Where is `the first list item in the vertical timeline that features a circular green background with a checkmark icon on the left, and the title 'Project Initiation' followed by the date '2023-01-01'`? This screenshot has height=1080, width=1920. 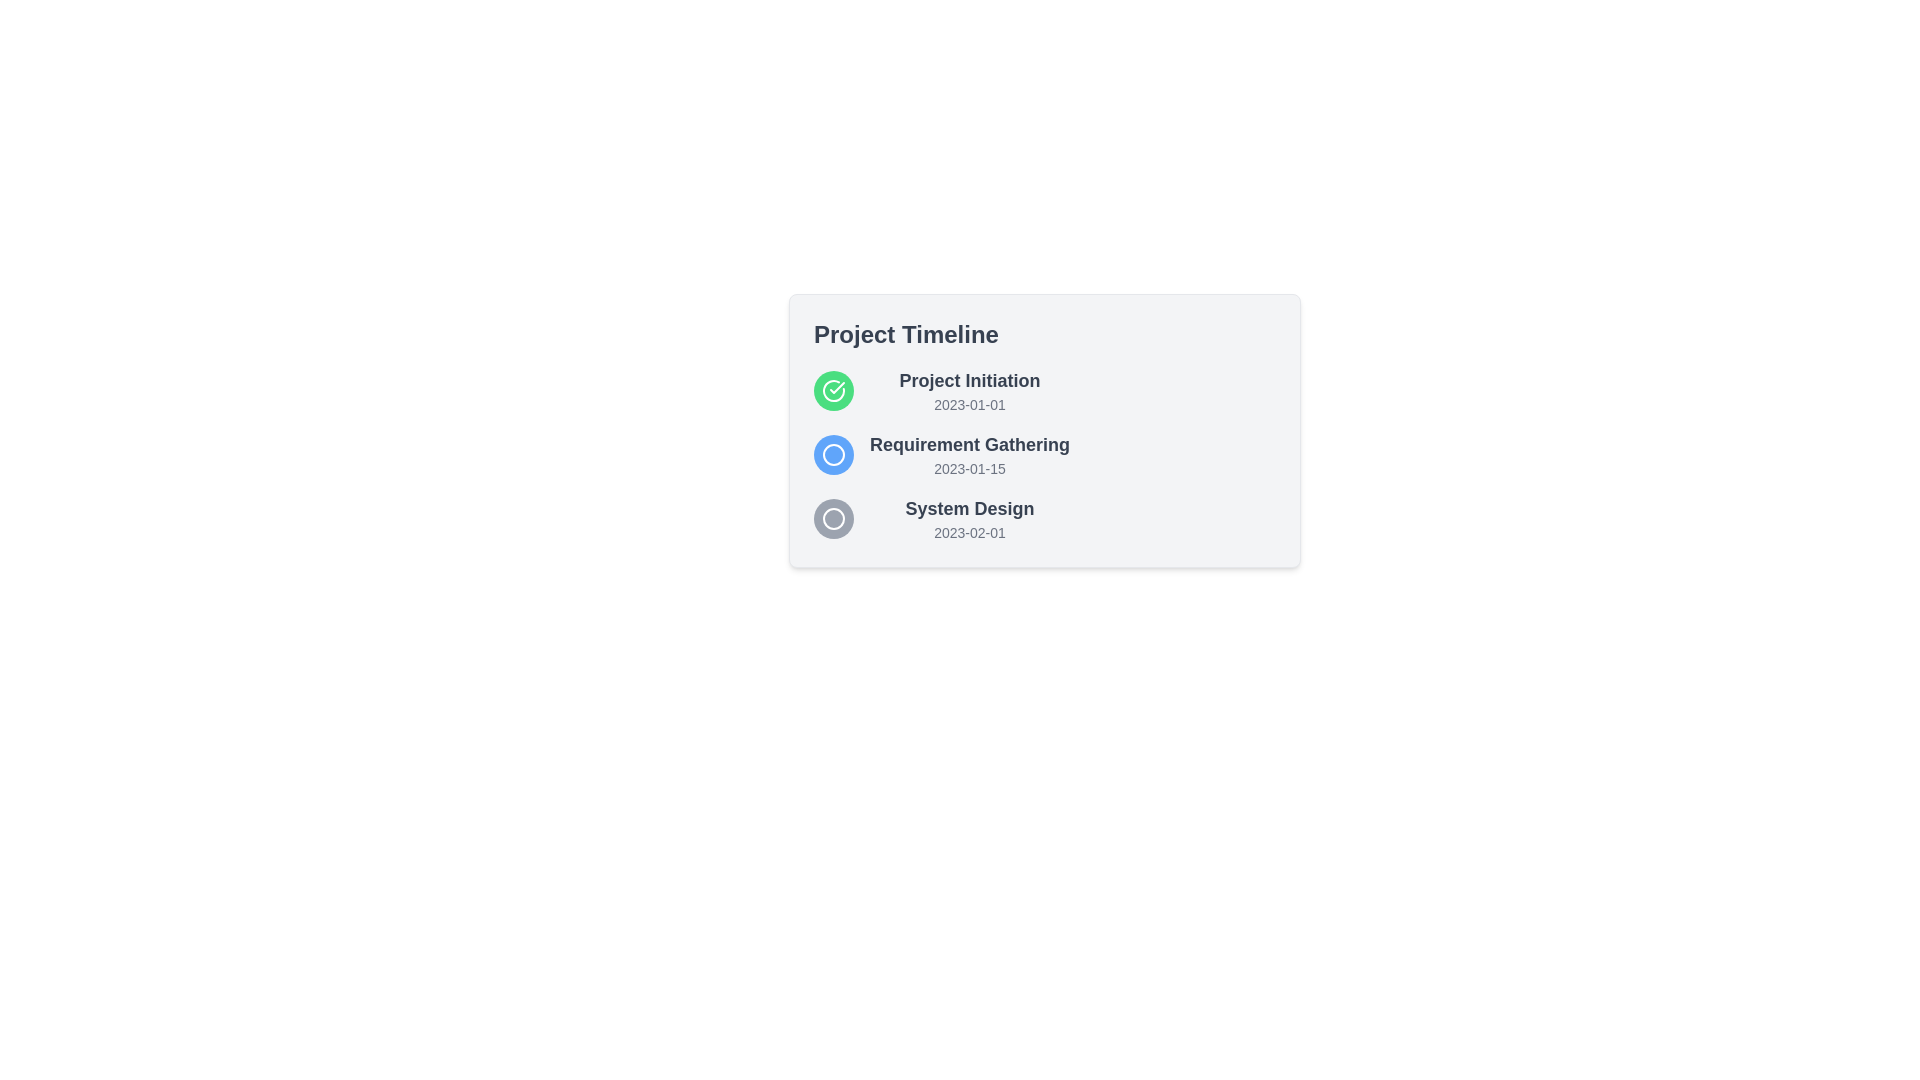 the first list item in the vertical timeline that features a circular green background with a checkmark icon on the left, and the title 'Project Initiation' followed by the date '2023-01-01' is located at coordinates (940, 390).